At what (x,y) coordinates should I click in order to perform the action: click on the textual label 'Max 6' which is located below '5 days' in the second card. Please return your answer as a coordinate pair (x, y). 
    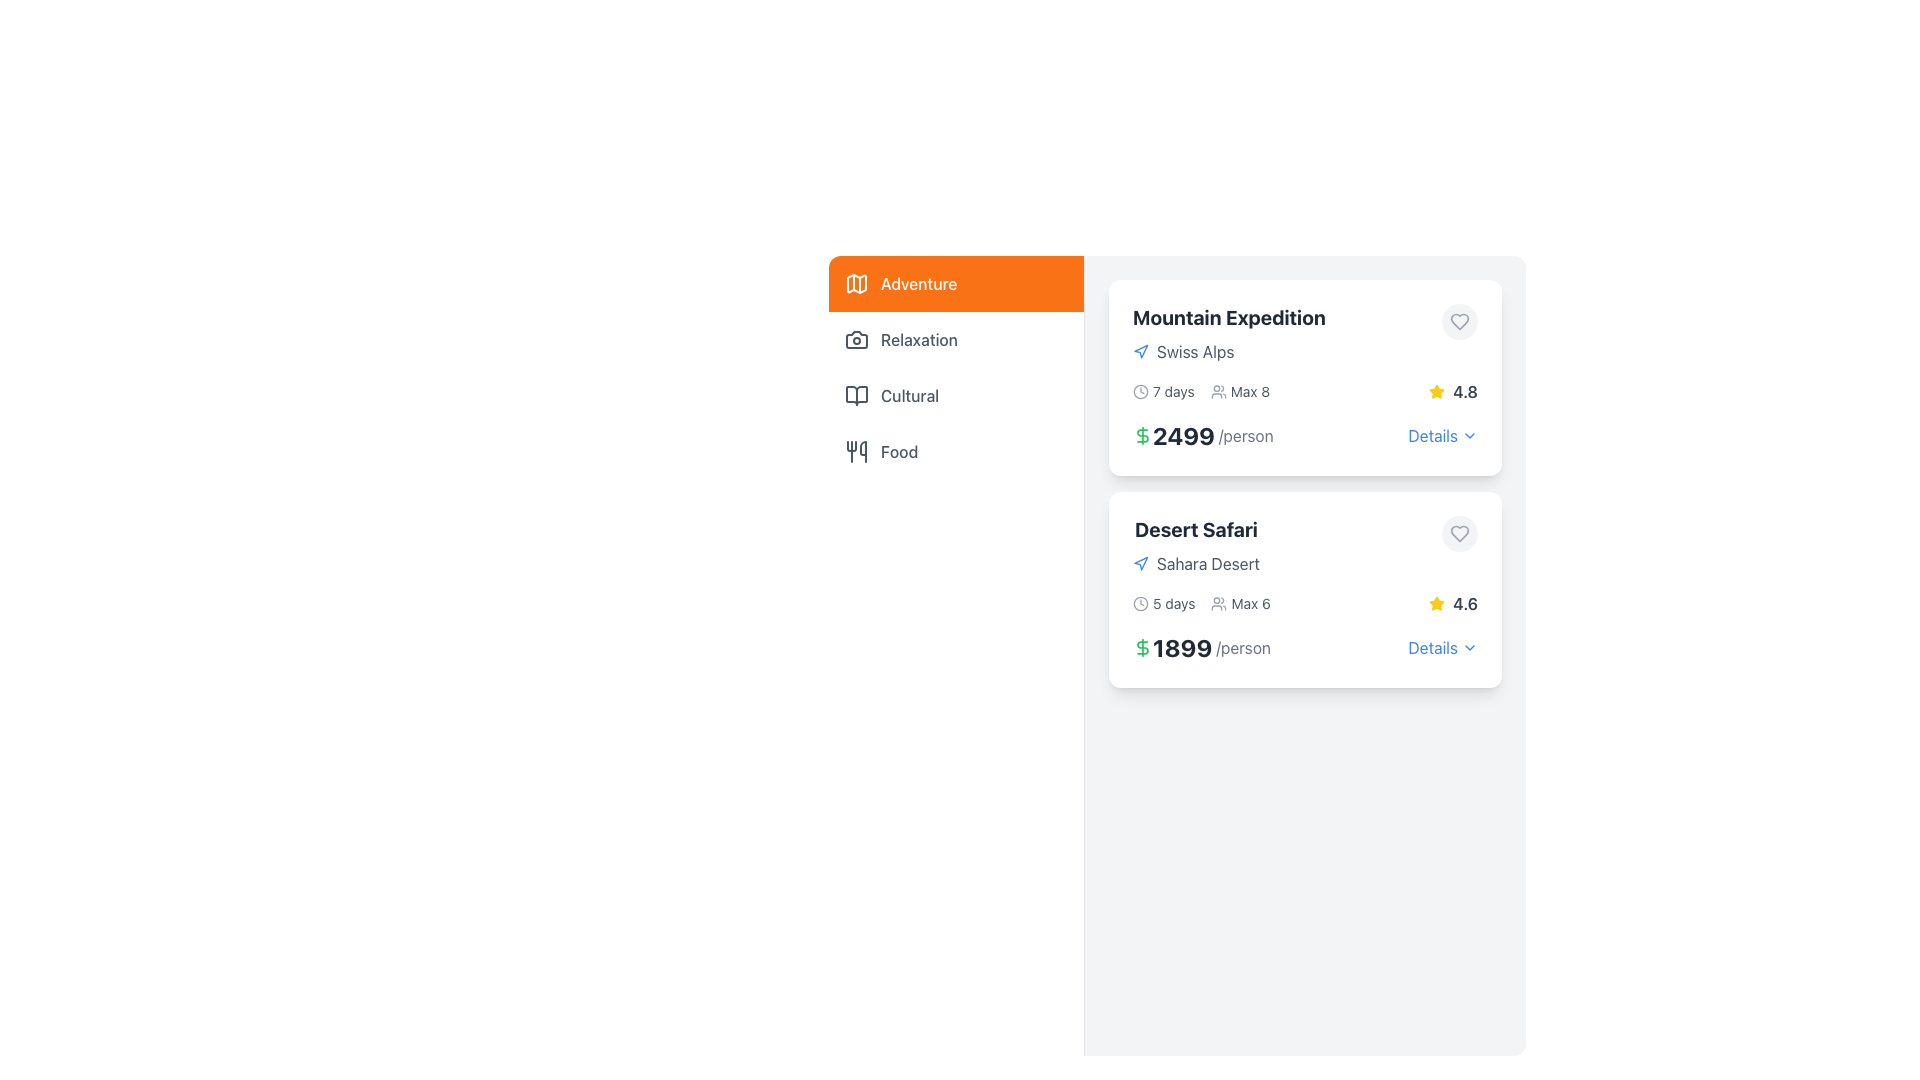
    Looking at the image, I should click on (1240, 603).